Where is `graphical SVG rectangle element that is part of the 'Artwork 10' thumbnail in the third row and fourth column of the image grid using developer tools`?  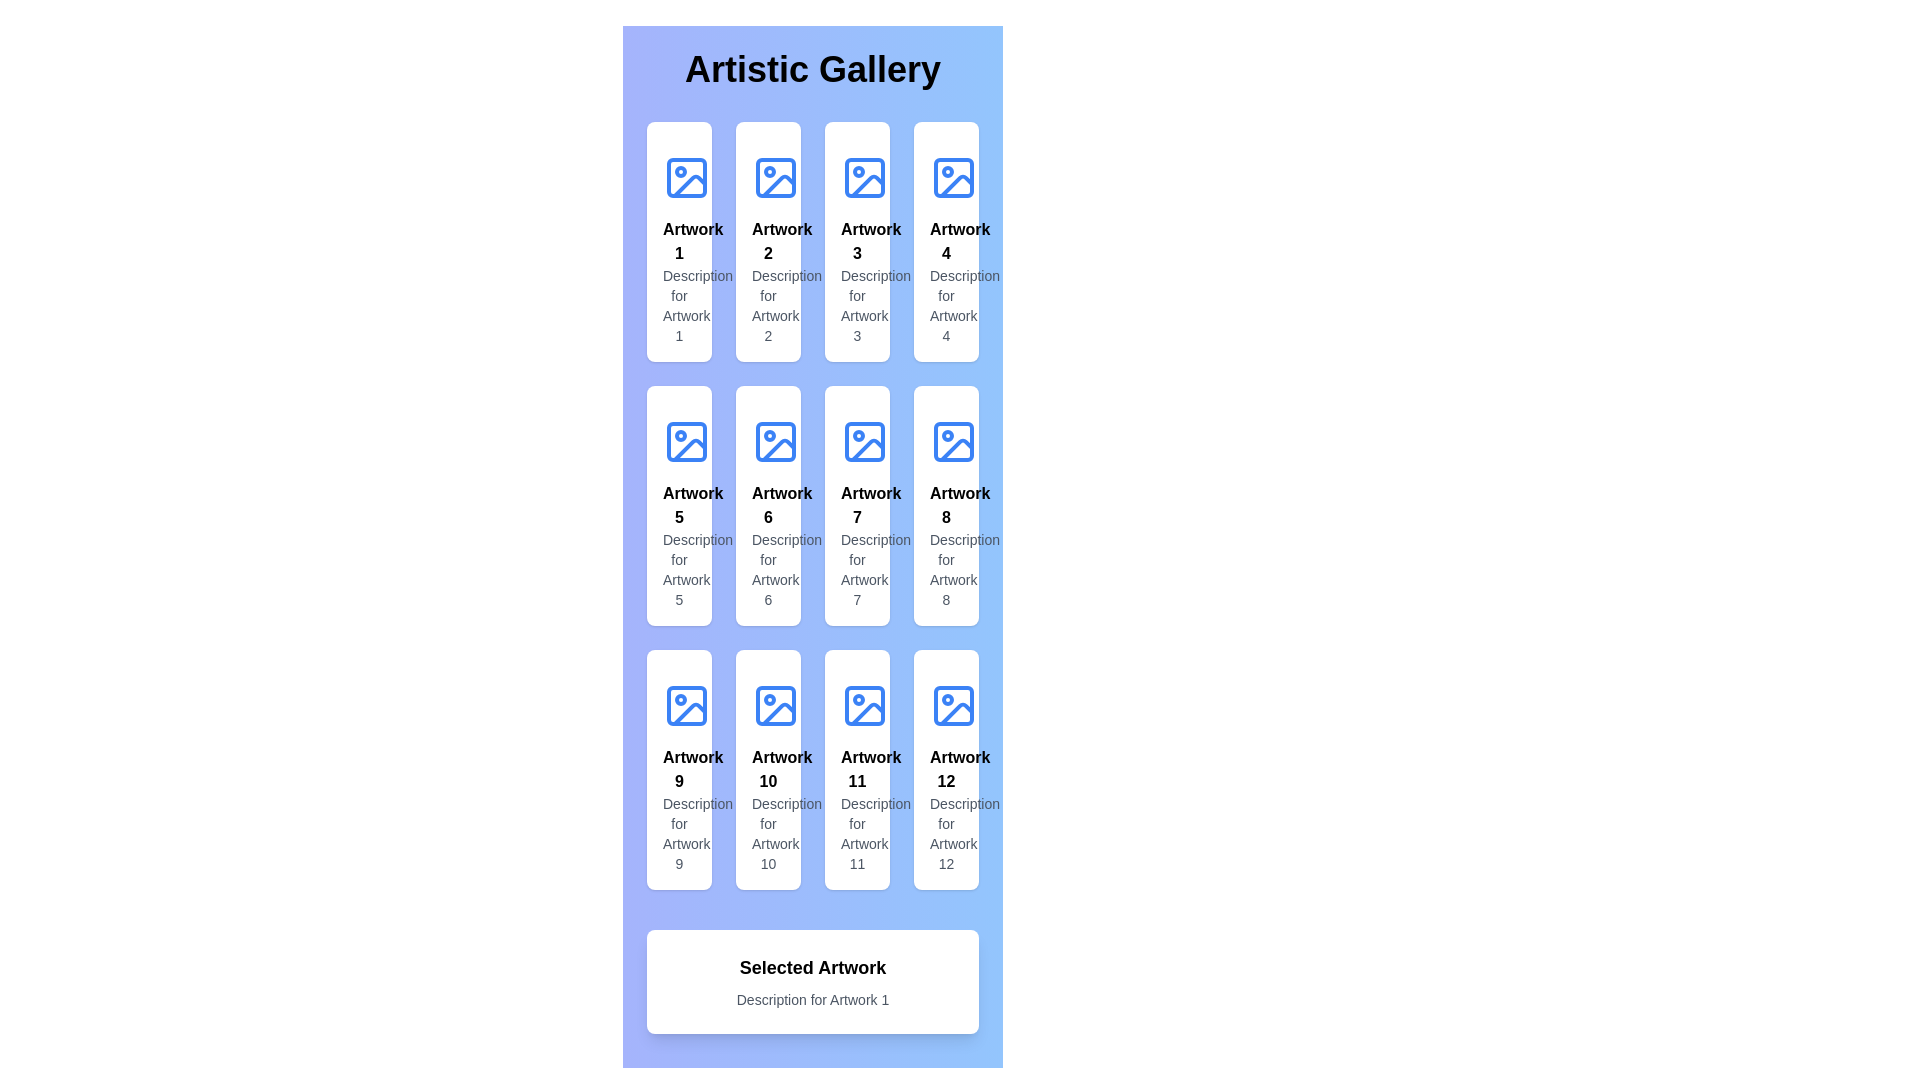 graphical SVG rectangle element that is part of the 'Artwork 10' thumbnail in the third row and fourth column of the image grid using developer tools is located at coordinates (775, 704).